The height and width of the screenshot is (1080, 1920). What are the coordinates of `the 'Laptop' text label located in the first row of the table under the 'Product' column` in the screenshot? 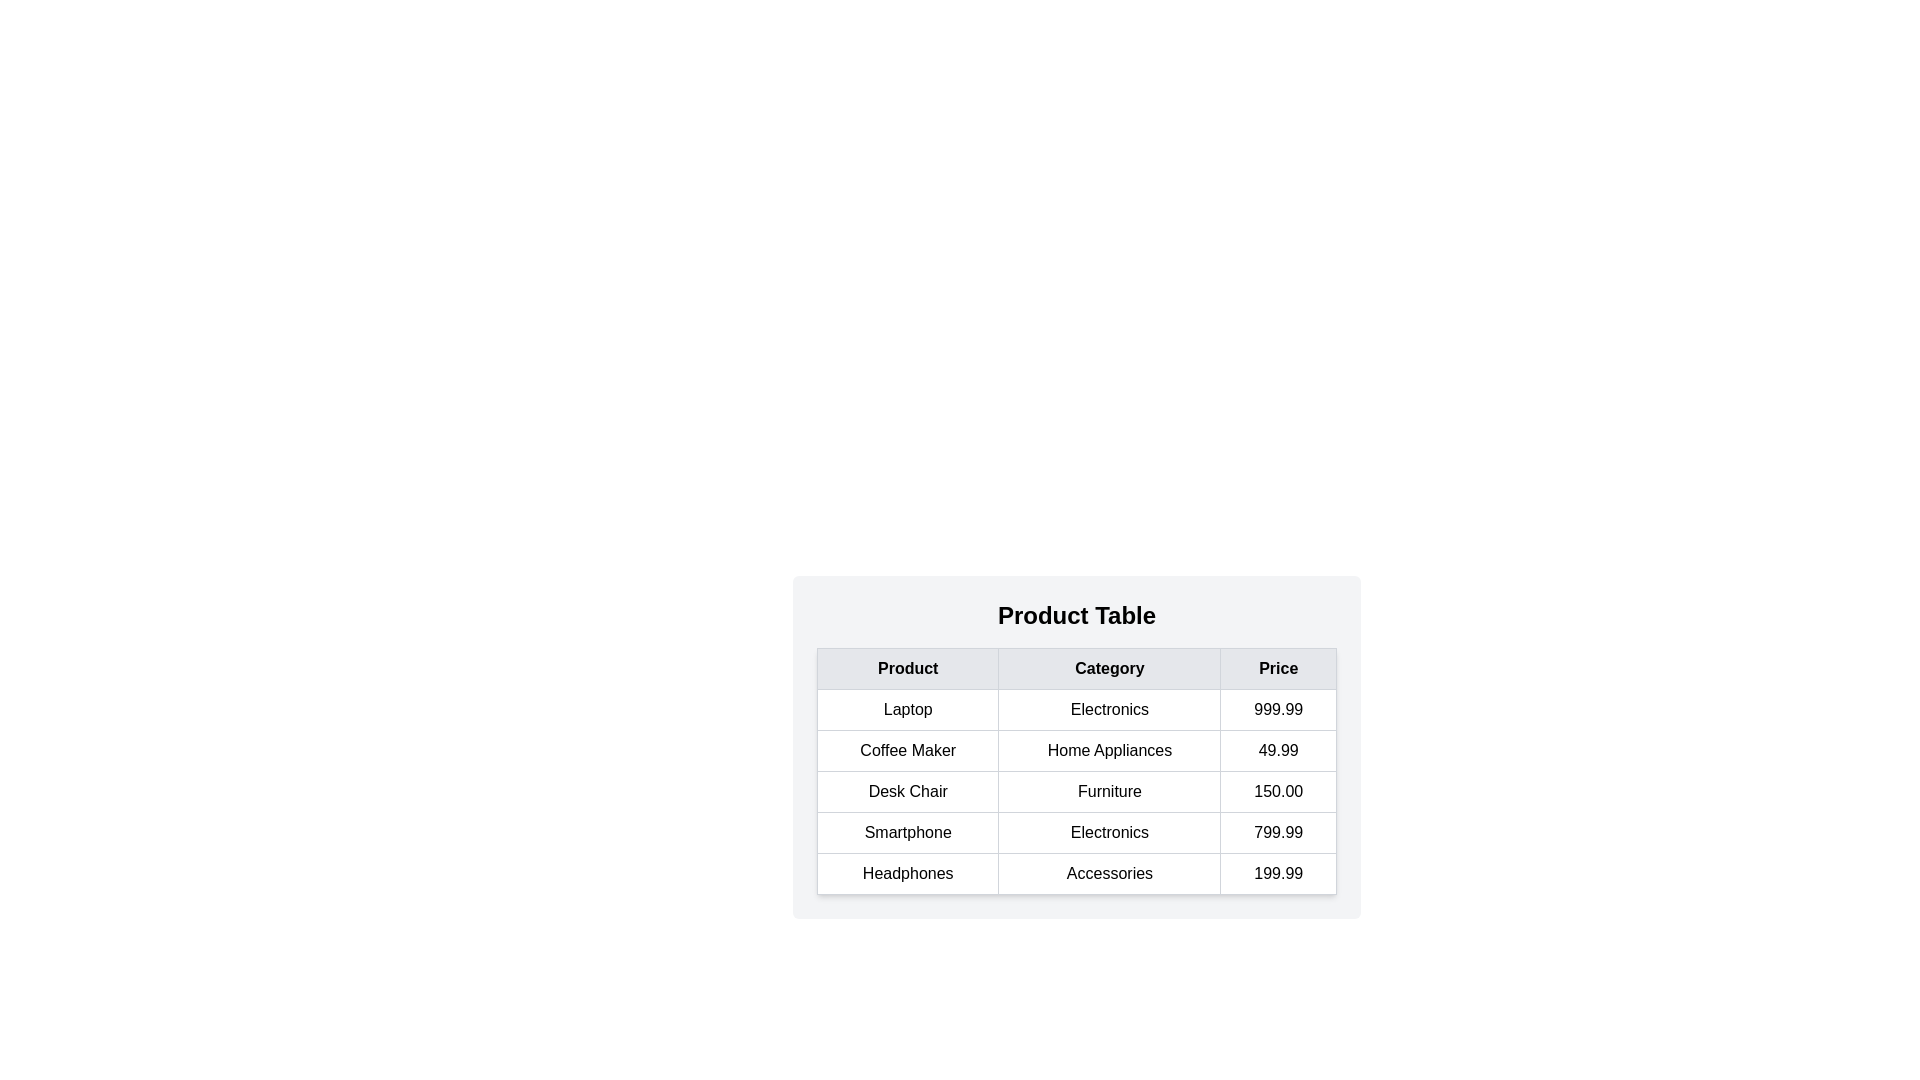 It's located at (907, 708).